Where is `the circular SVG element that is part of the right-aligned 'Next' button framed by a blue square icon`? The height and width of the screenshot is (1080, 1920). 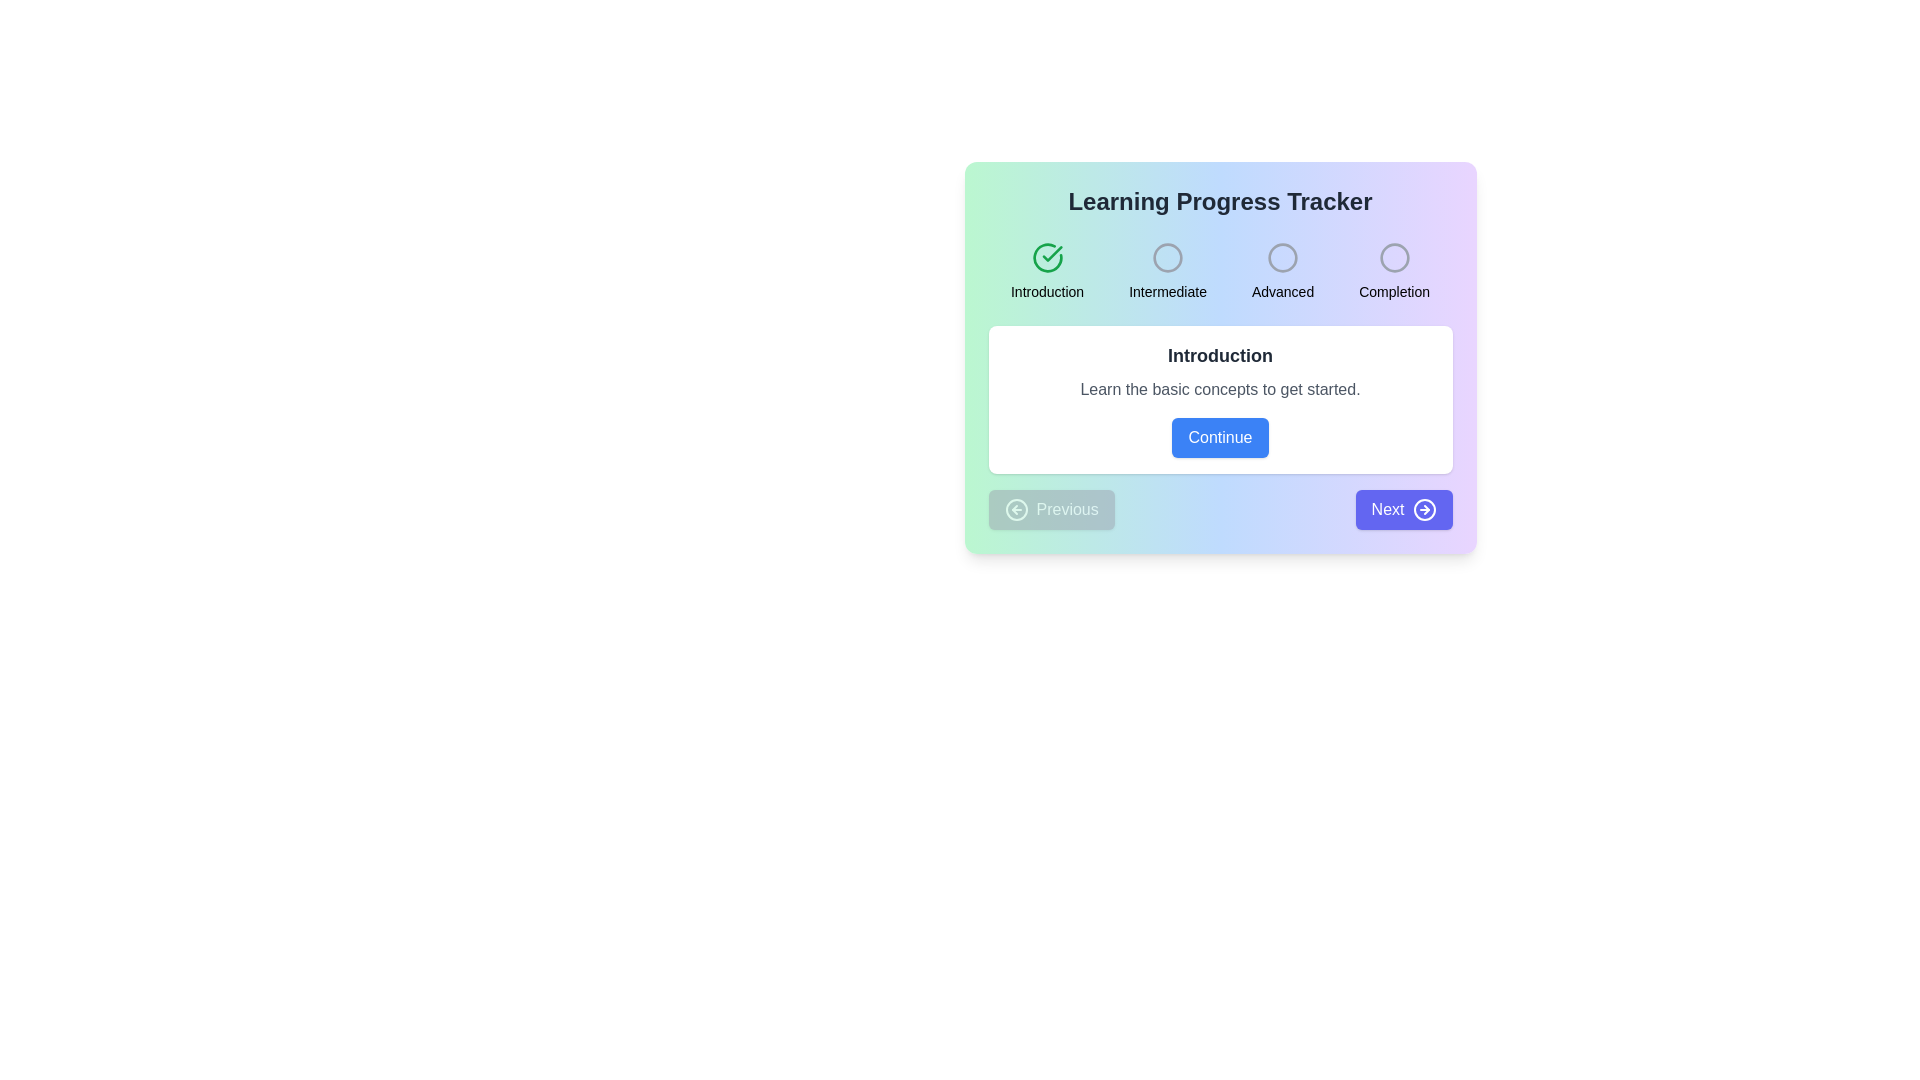
the circular SVG element that is part of the right-aligned 'Next' button framed by a blue square icon is located at coordinates (1423, 508).